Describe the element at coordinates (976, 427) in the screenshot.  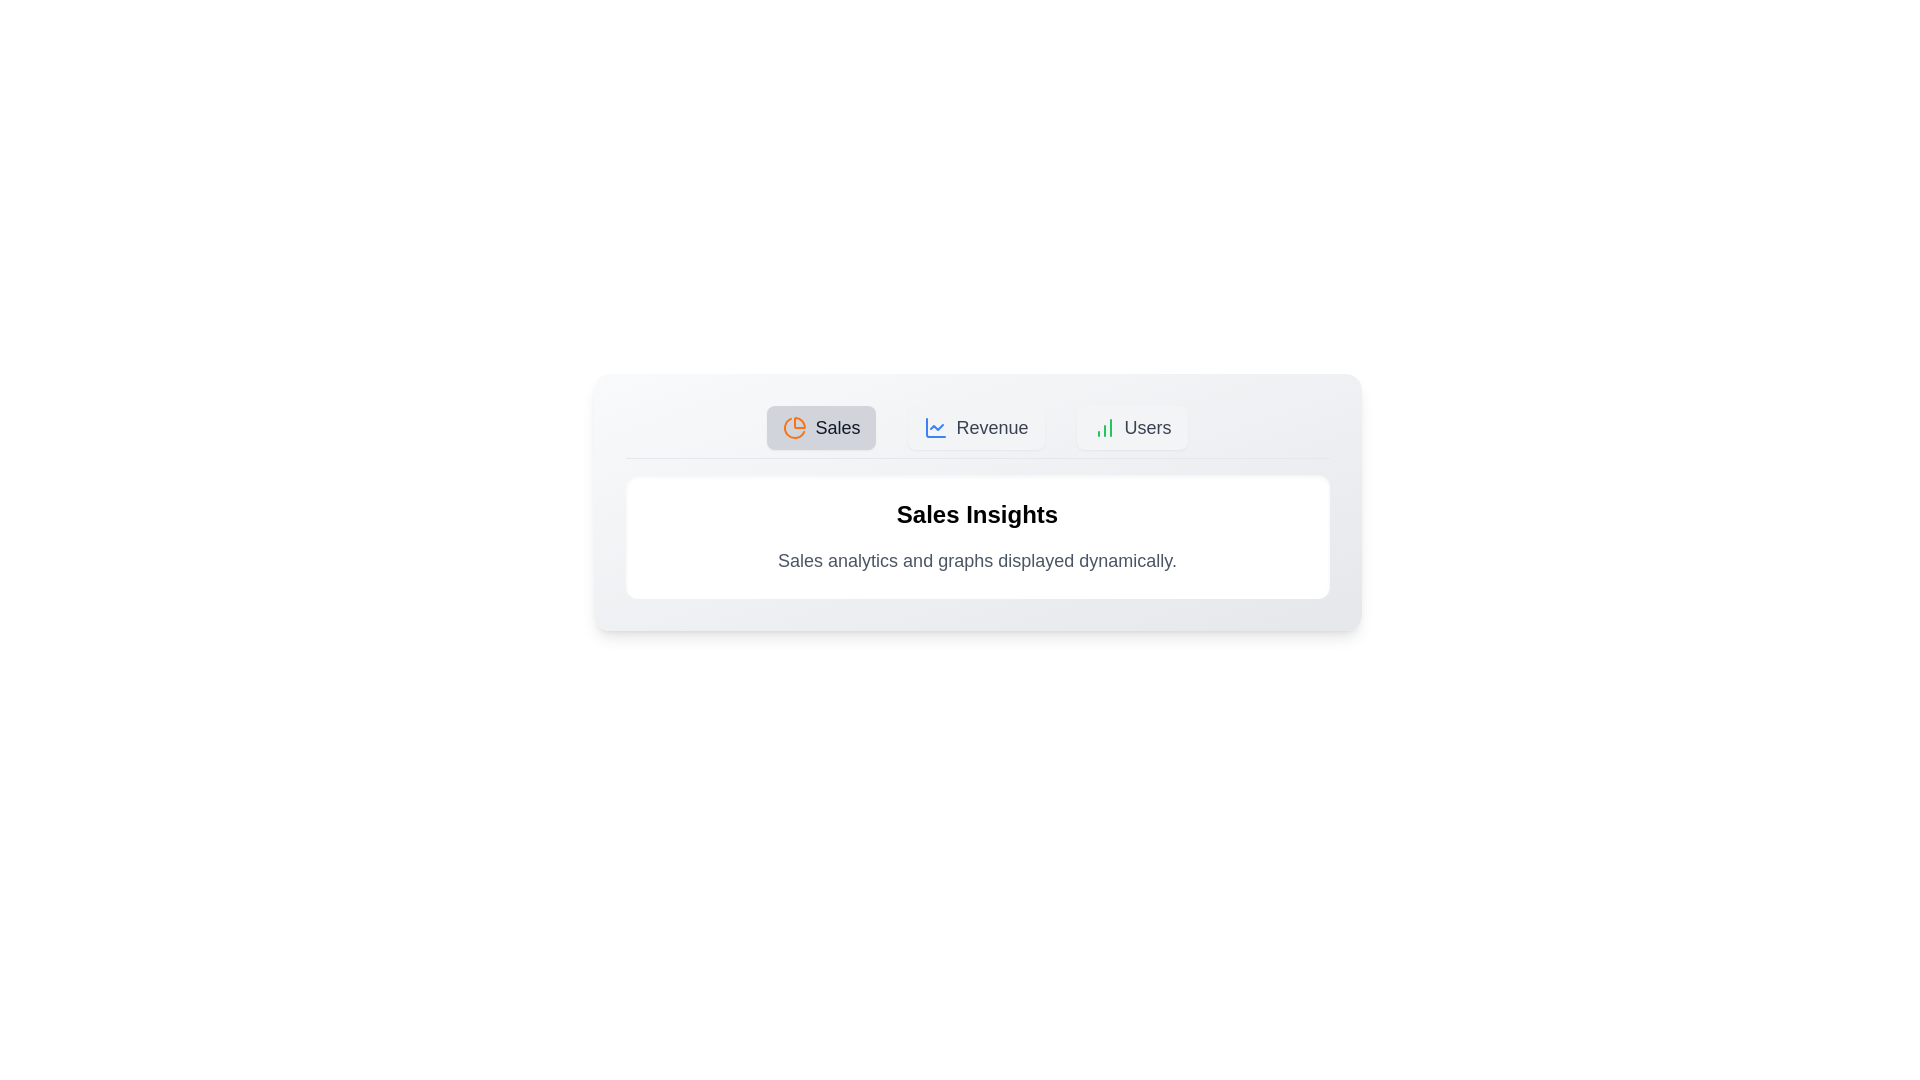
I see `the tab labeled Revenue` at that location.